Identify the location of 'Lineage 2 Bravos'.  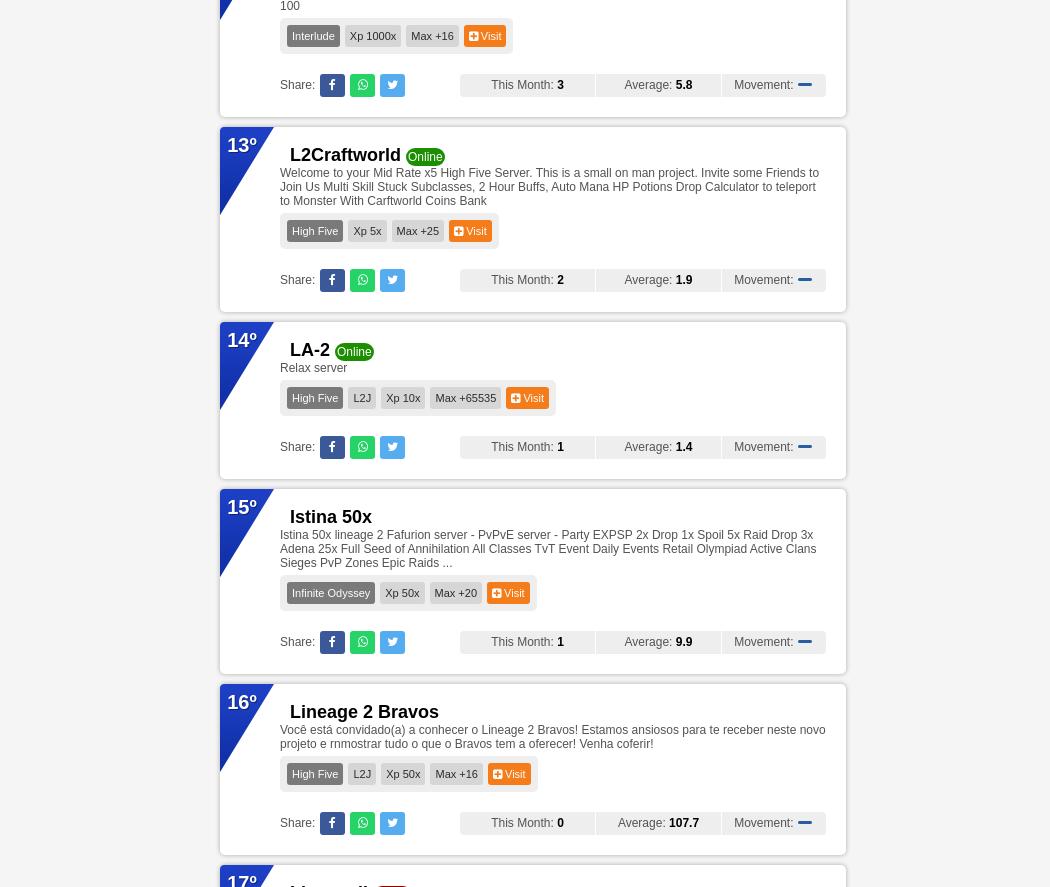
(289, 711).